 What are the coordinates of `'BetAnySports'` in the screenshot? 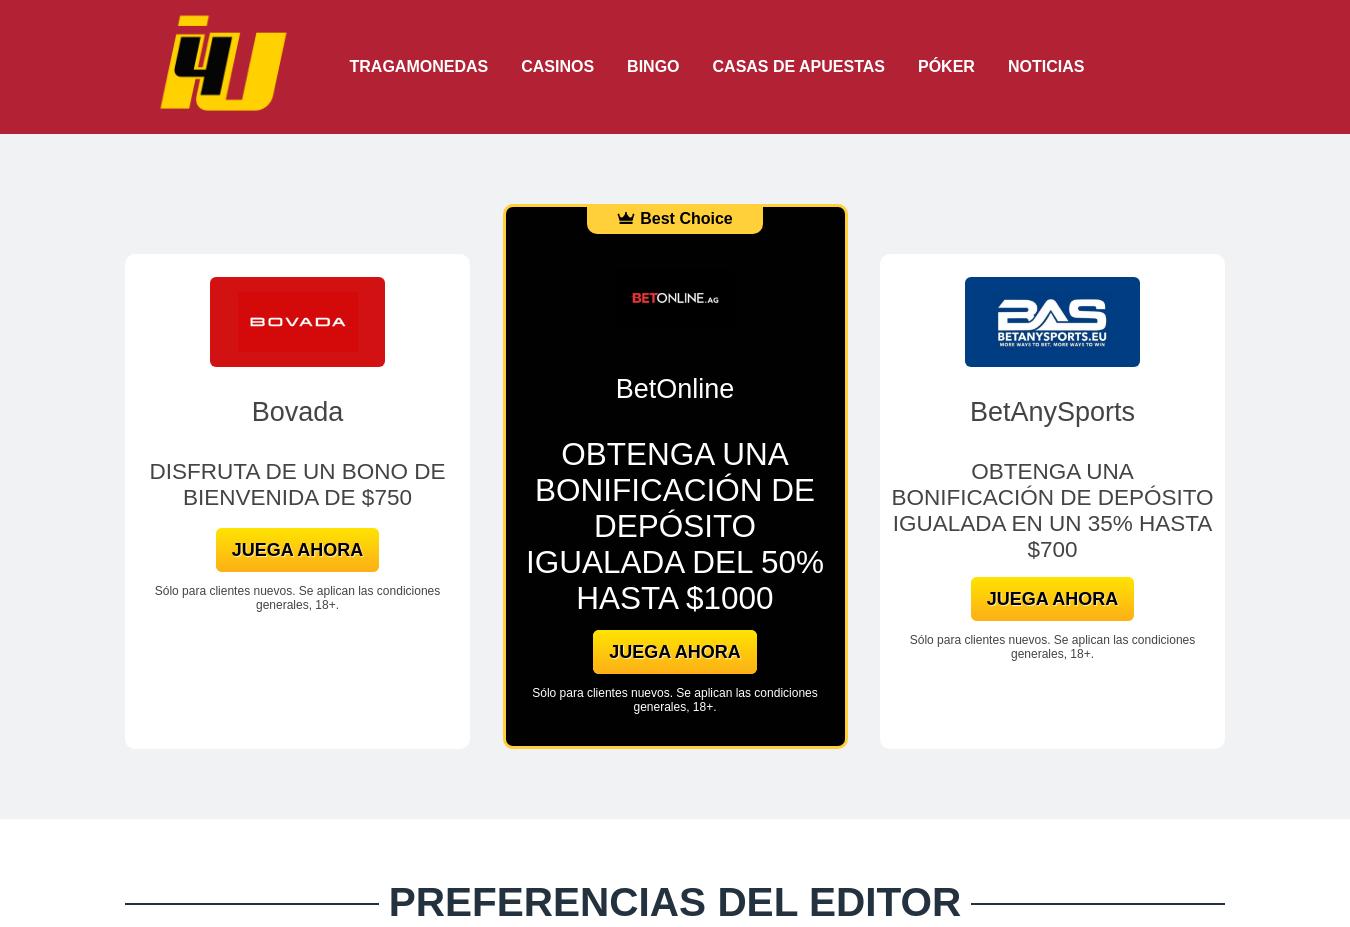 It's located at (1052, 410).